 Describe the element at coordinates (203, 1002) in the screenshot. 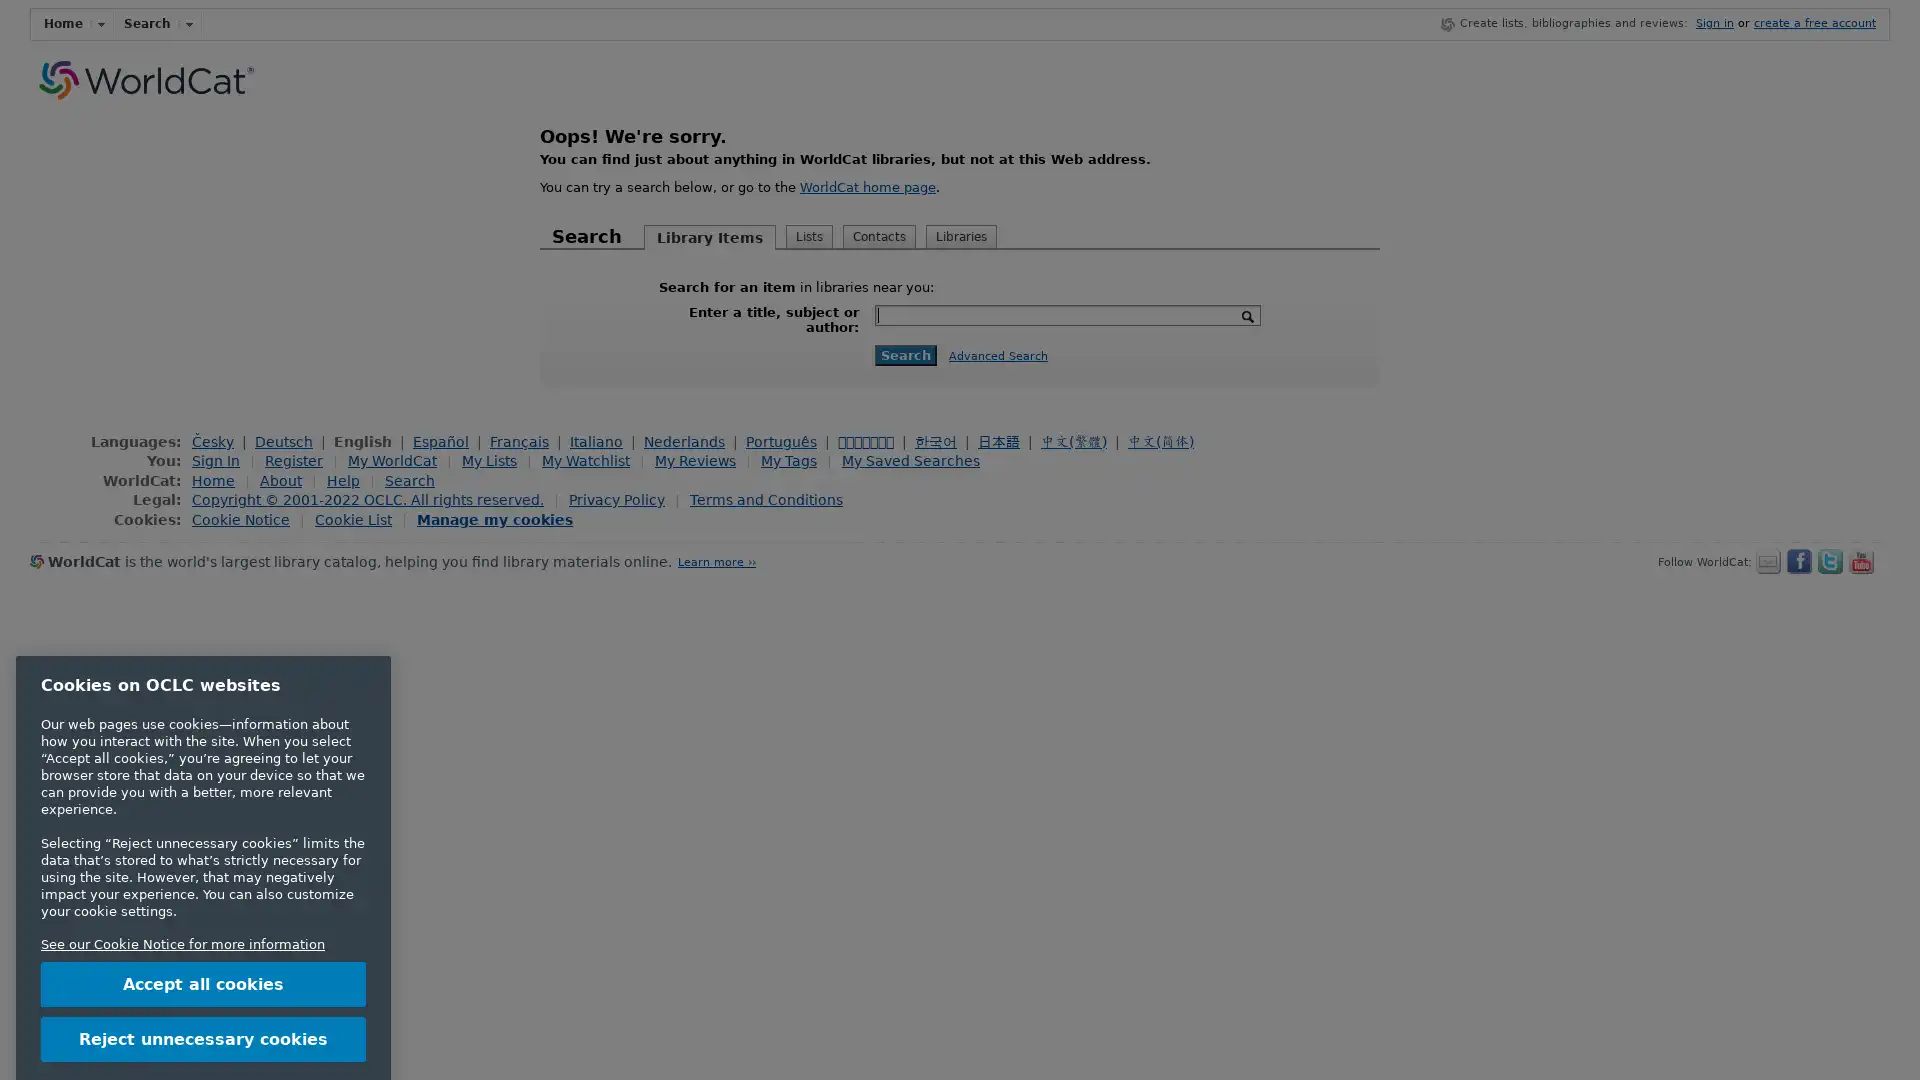

I see `Customize cookie settings` at that location.